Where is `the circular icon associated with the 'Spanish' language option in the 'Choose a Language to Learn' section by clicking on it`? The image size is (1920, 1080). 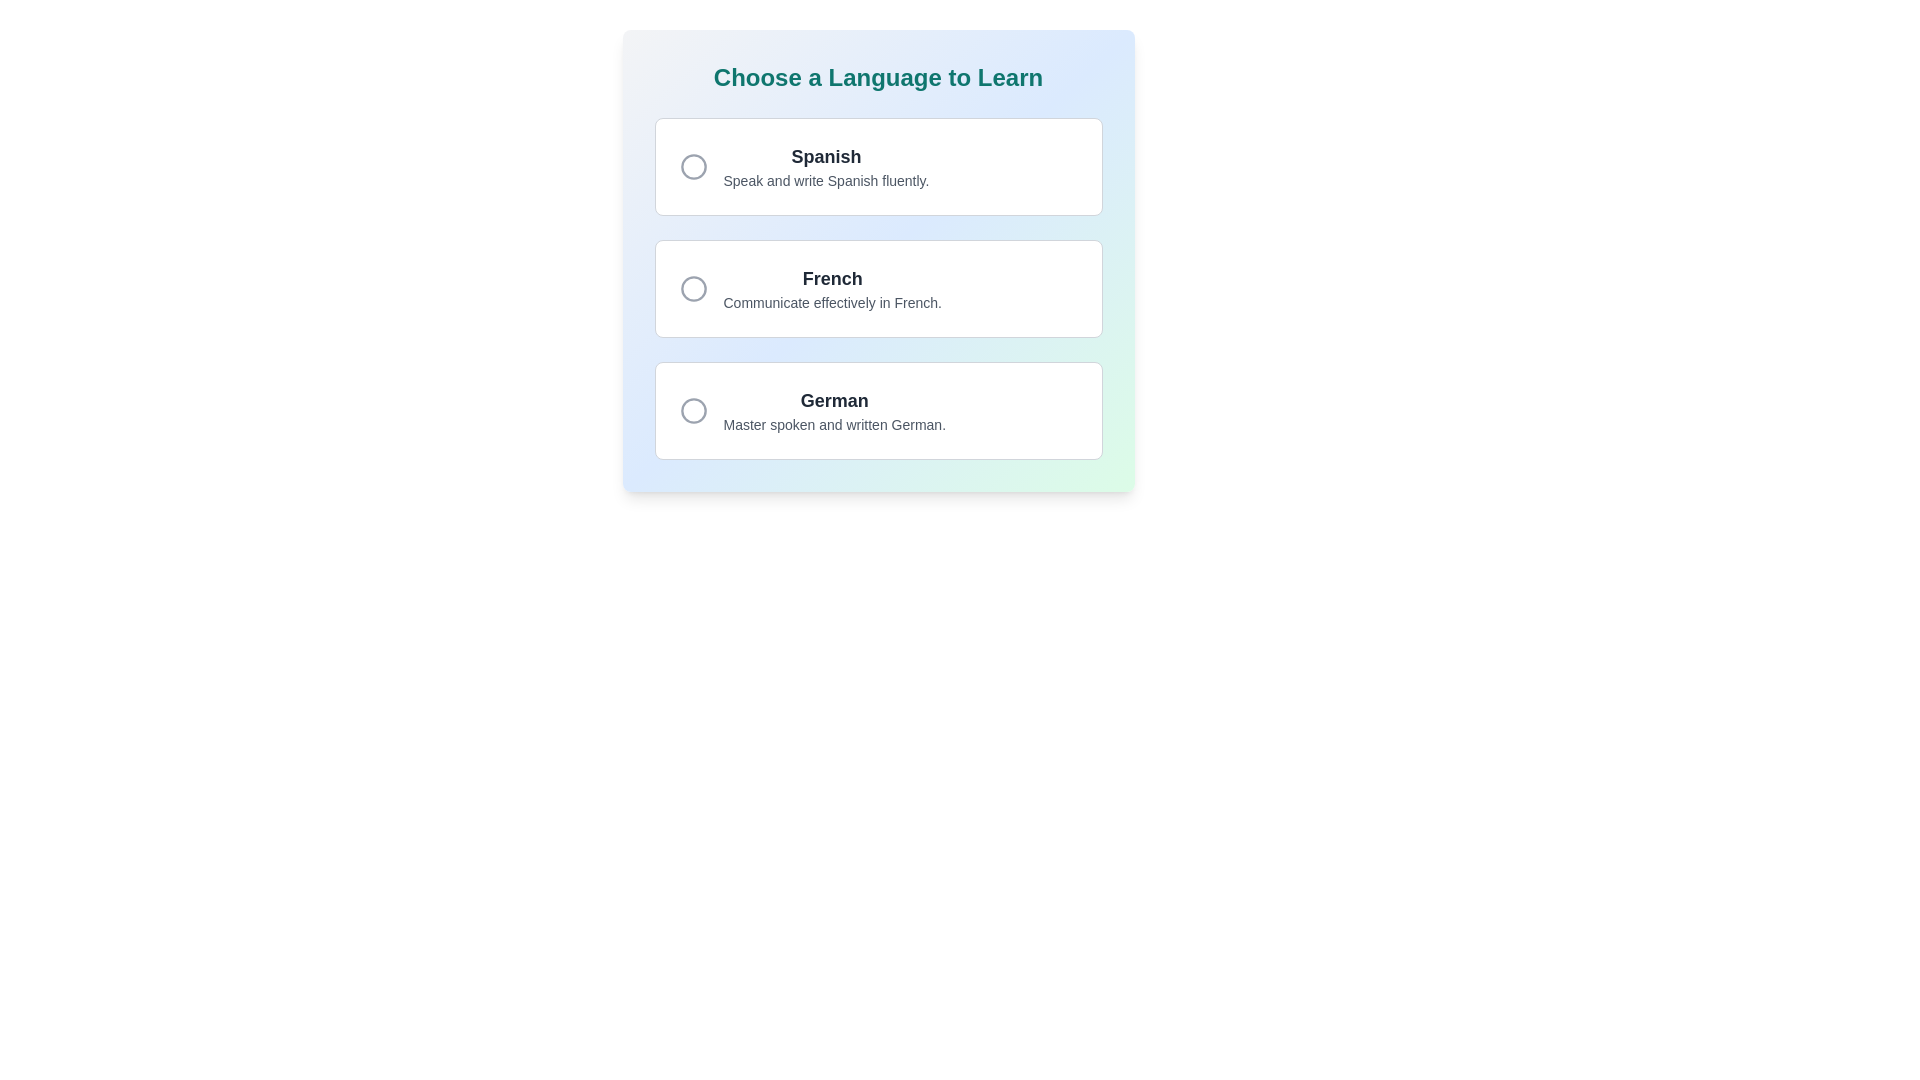 the circular icon associated with the 'Spanish' language option in the 'Choose a Language to Learn' section by clicking on it is located at coordinates (693, 165).